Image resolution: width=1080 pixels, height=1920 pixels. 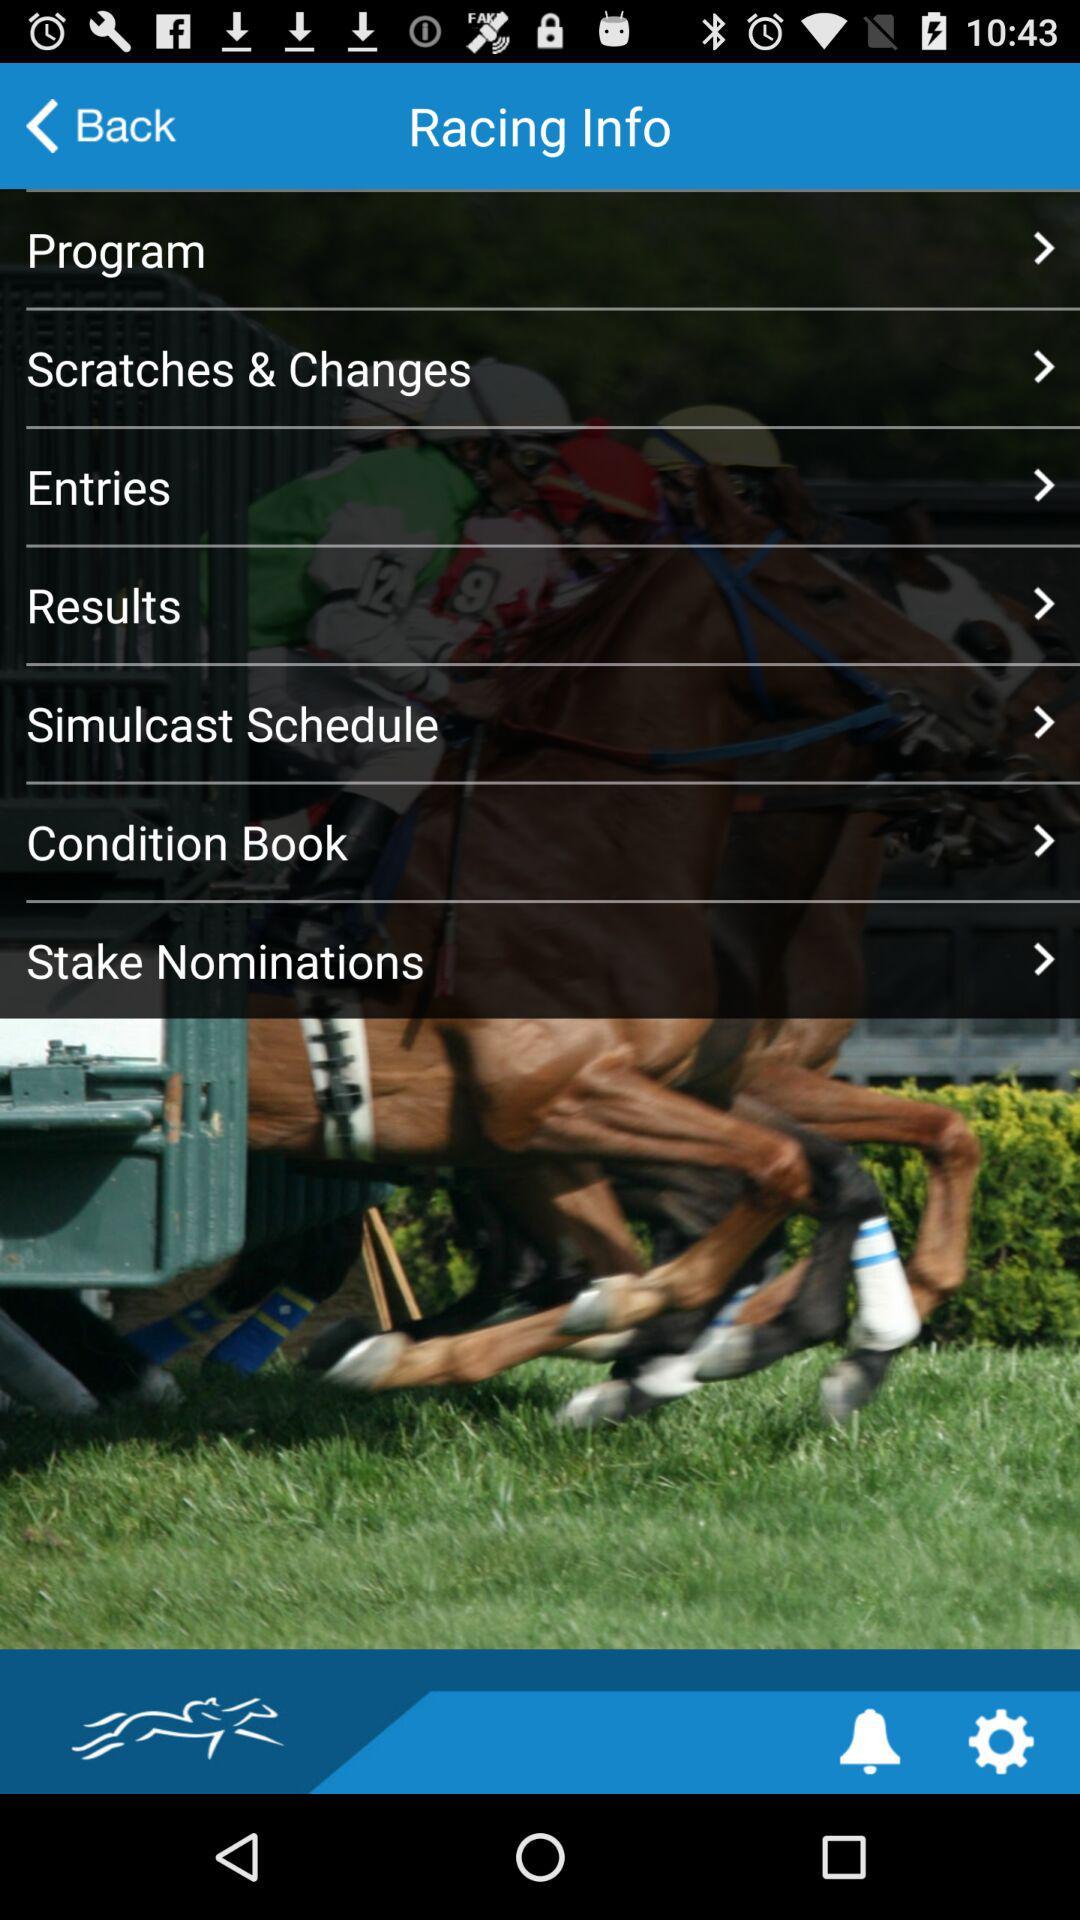 What do you see at coordinates (869, 1740) in the screenshot?
I see `tap notification optiion` at bounding box center [869, 1740].